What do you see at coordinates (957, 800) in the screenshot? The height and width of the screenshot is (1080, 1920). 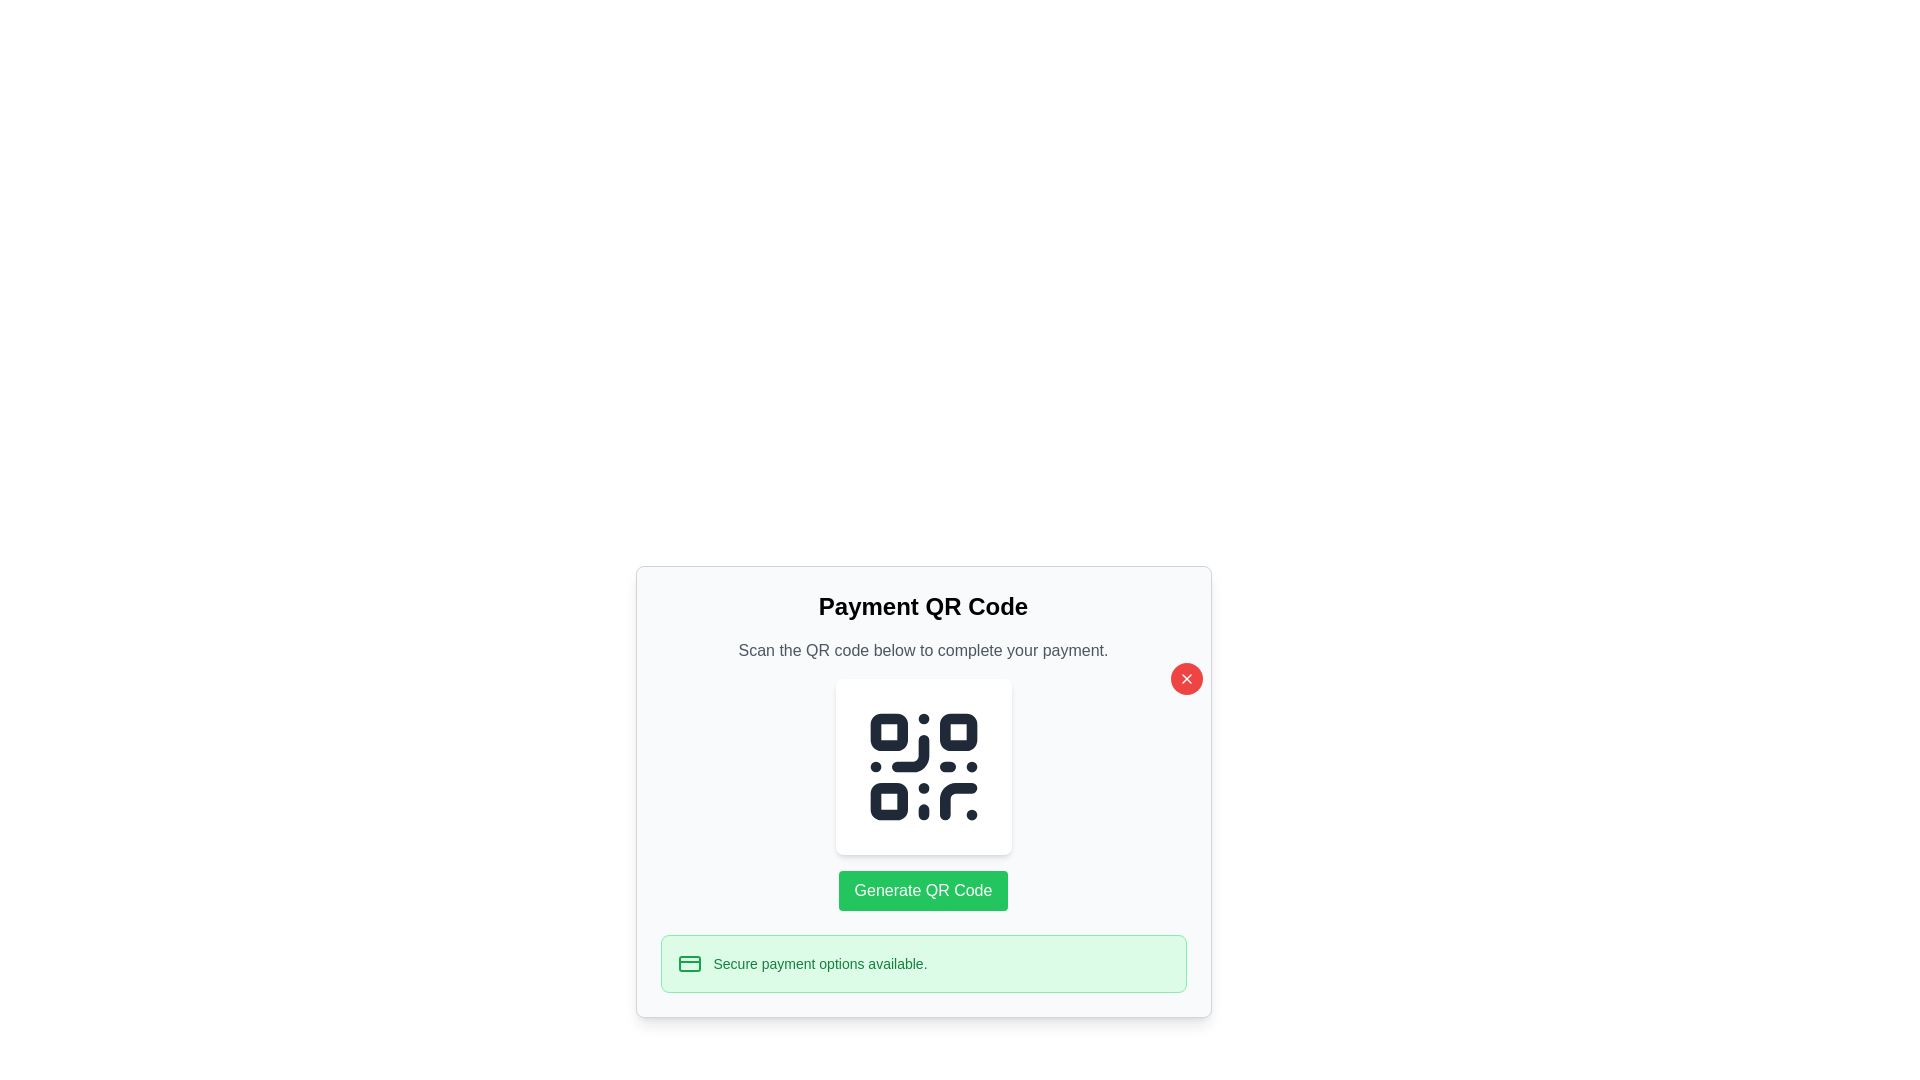 I see `the small curved line in the lower-right corner of the QR code displayed on the modal labeled 'Payment QR Code'` at bounding box center [957, 800].